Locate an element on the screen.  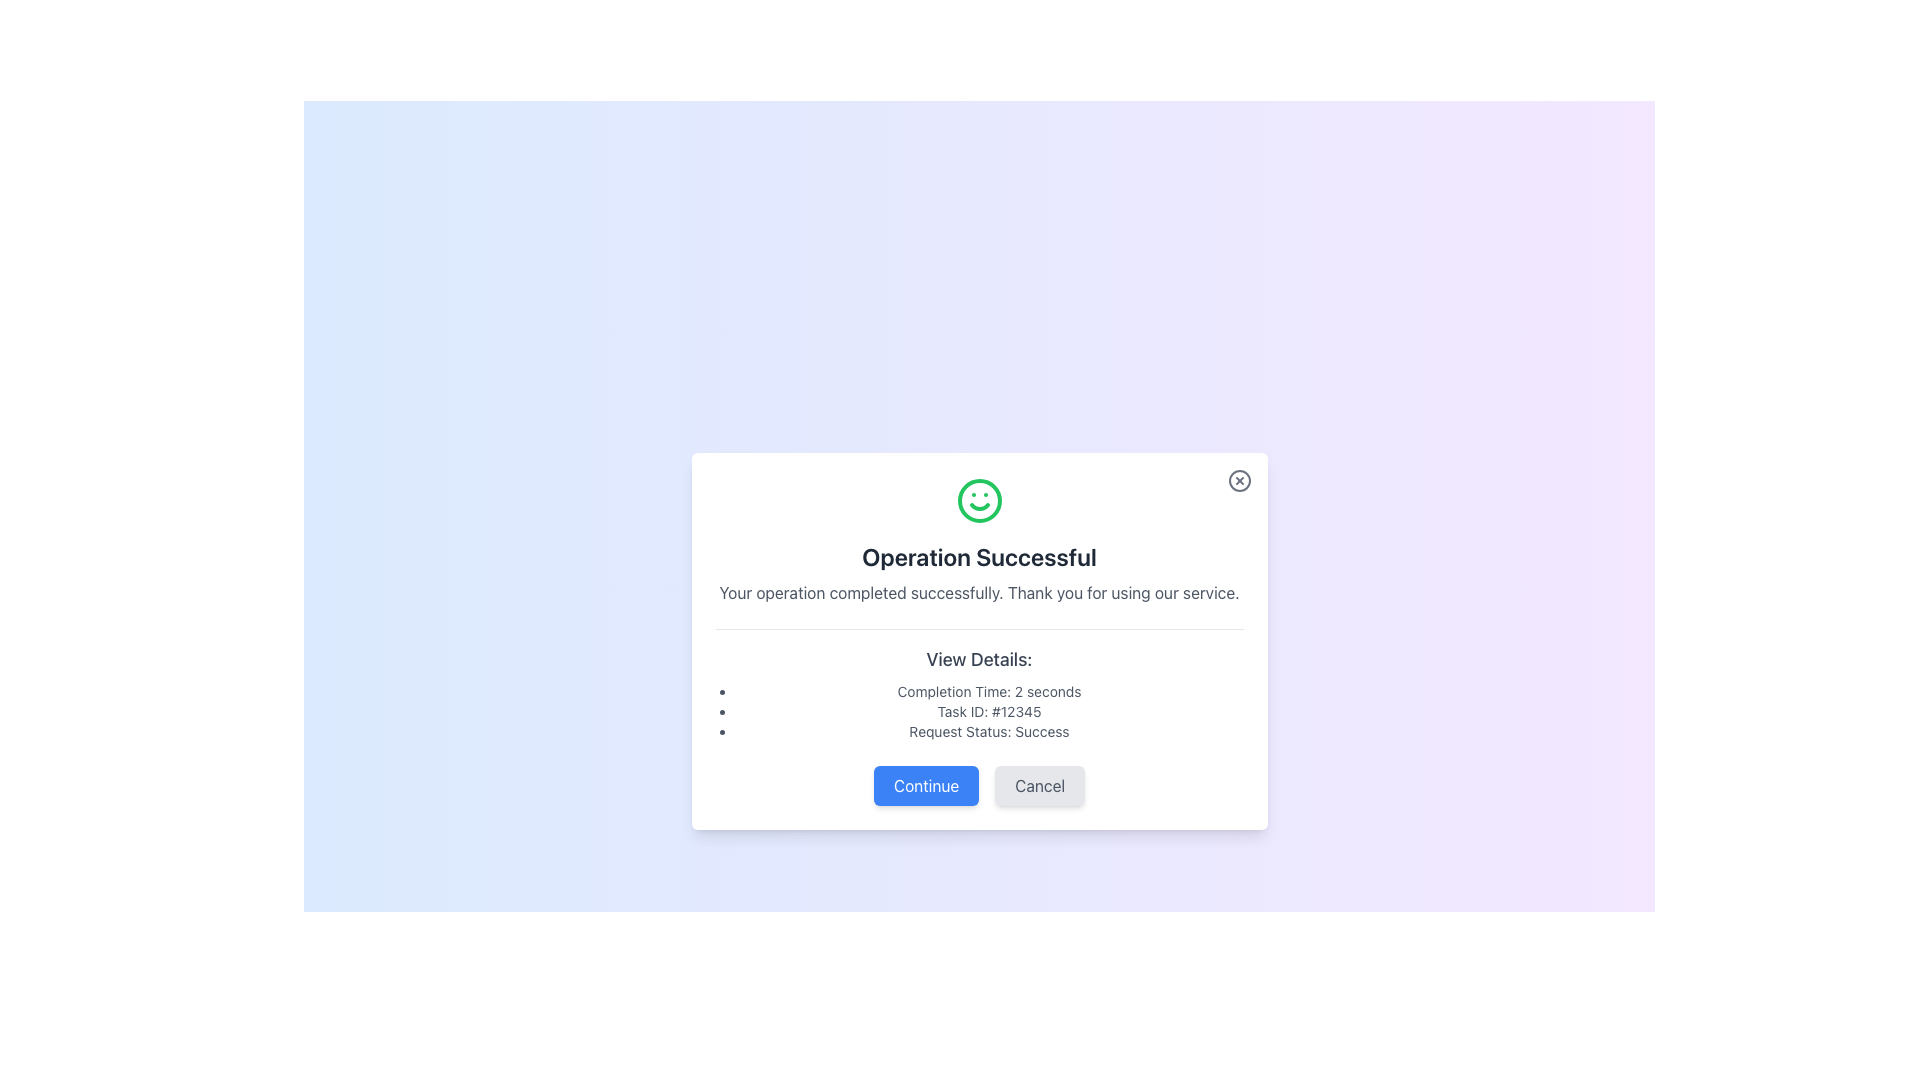
the second button in the horizontal row that triggers the cancel action is located at coordinates (1040, 784).